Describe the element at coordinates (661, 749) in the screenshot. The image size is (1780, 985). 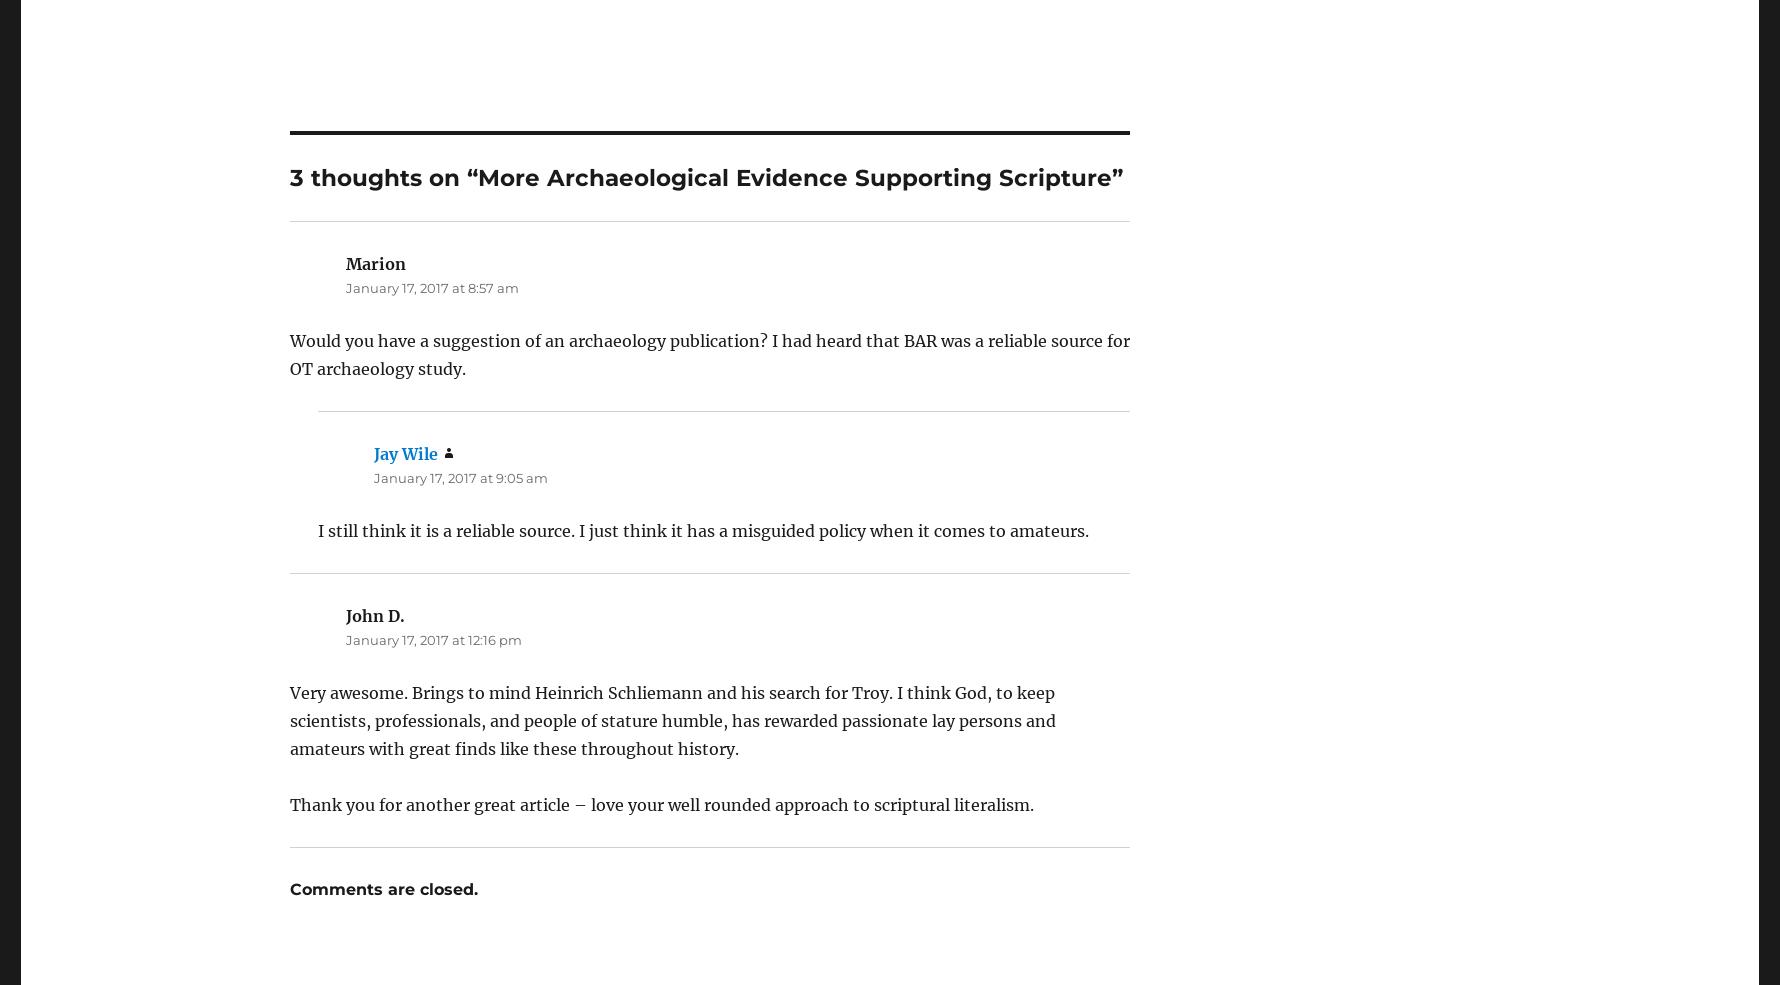
I see `'Thank you for another great article – love your well rounded approach to scriptural literalism.'` at that location.